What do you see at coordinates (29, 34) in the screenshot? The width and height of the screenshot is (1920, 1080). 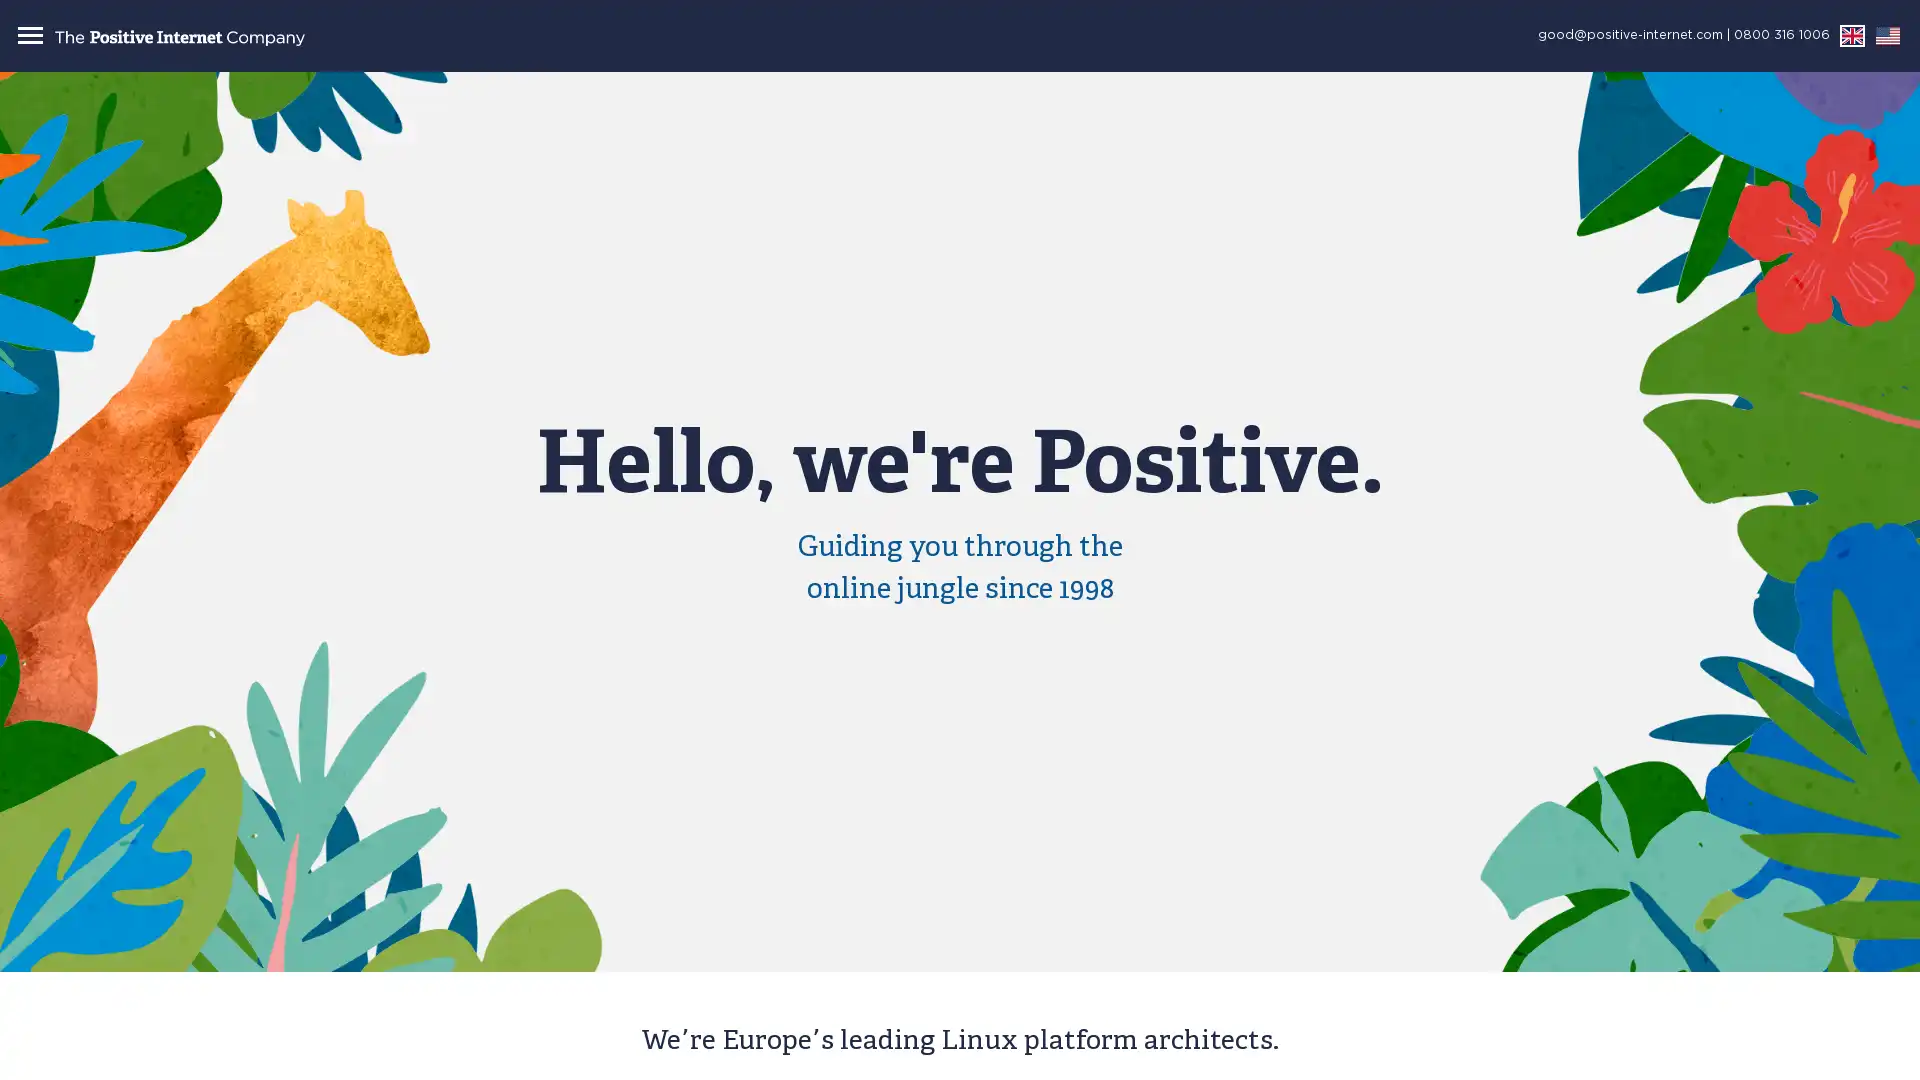 I see `Toggle navigation` at bounding box center [29, 34].